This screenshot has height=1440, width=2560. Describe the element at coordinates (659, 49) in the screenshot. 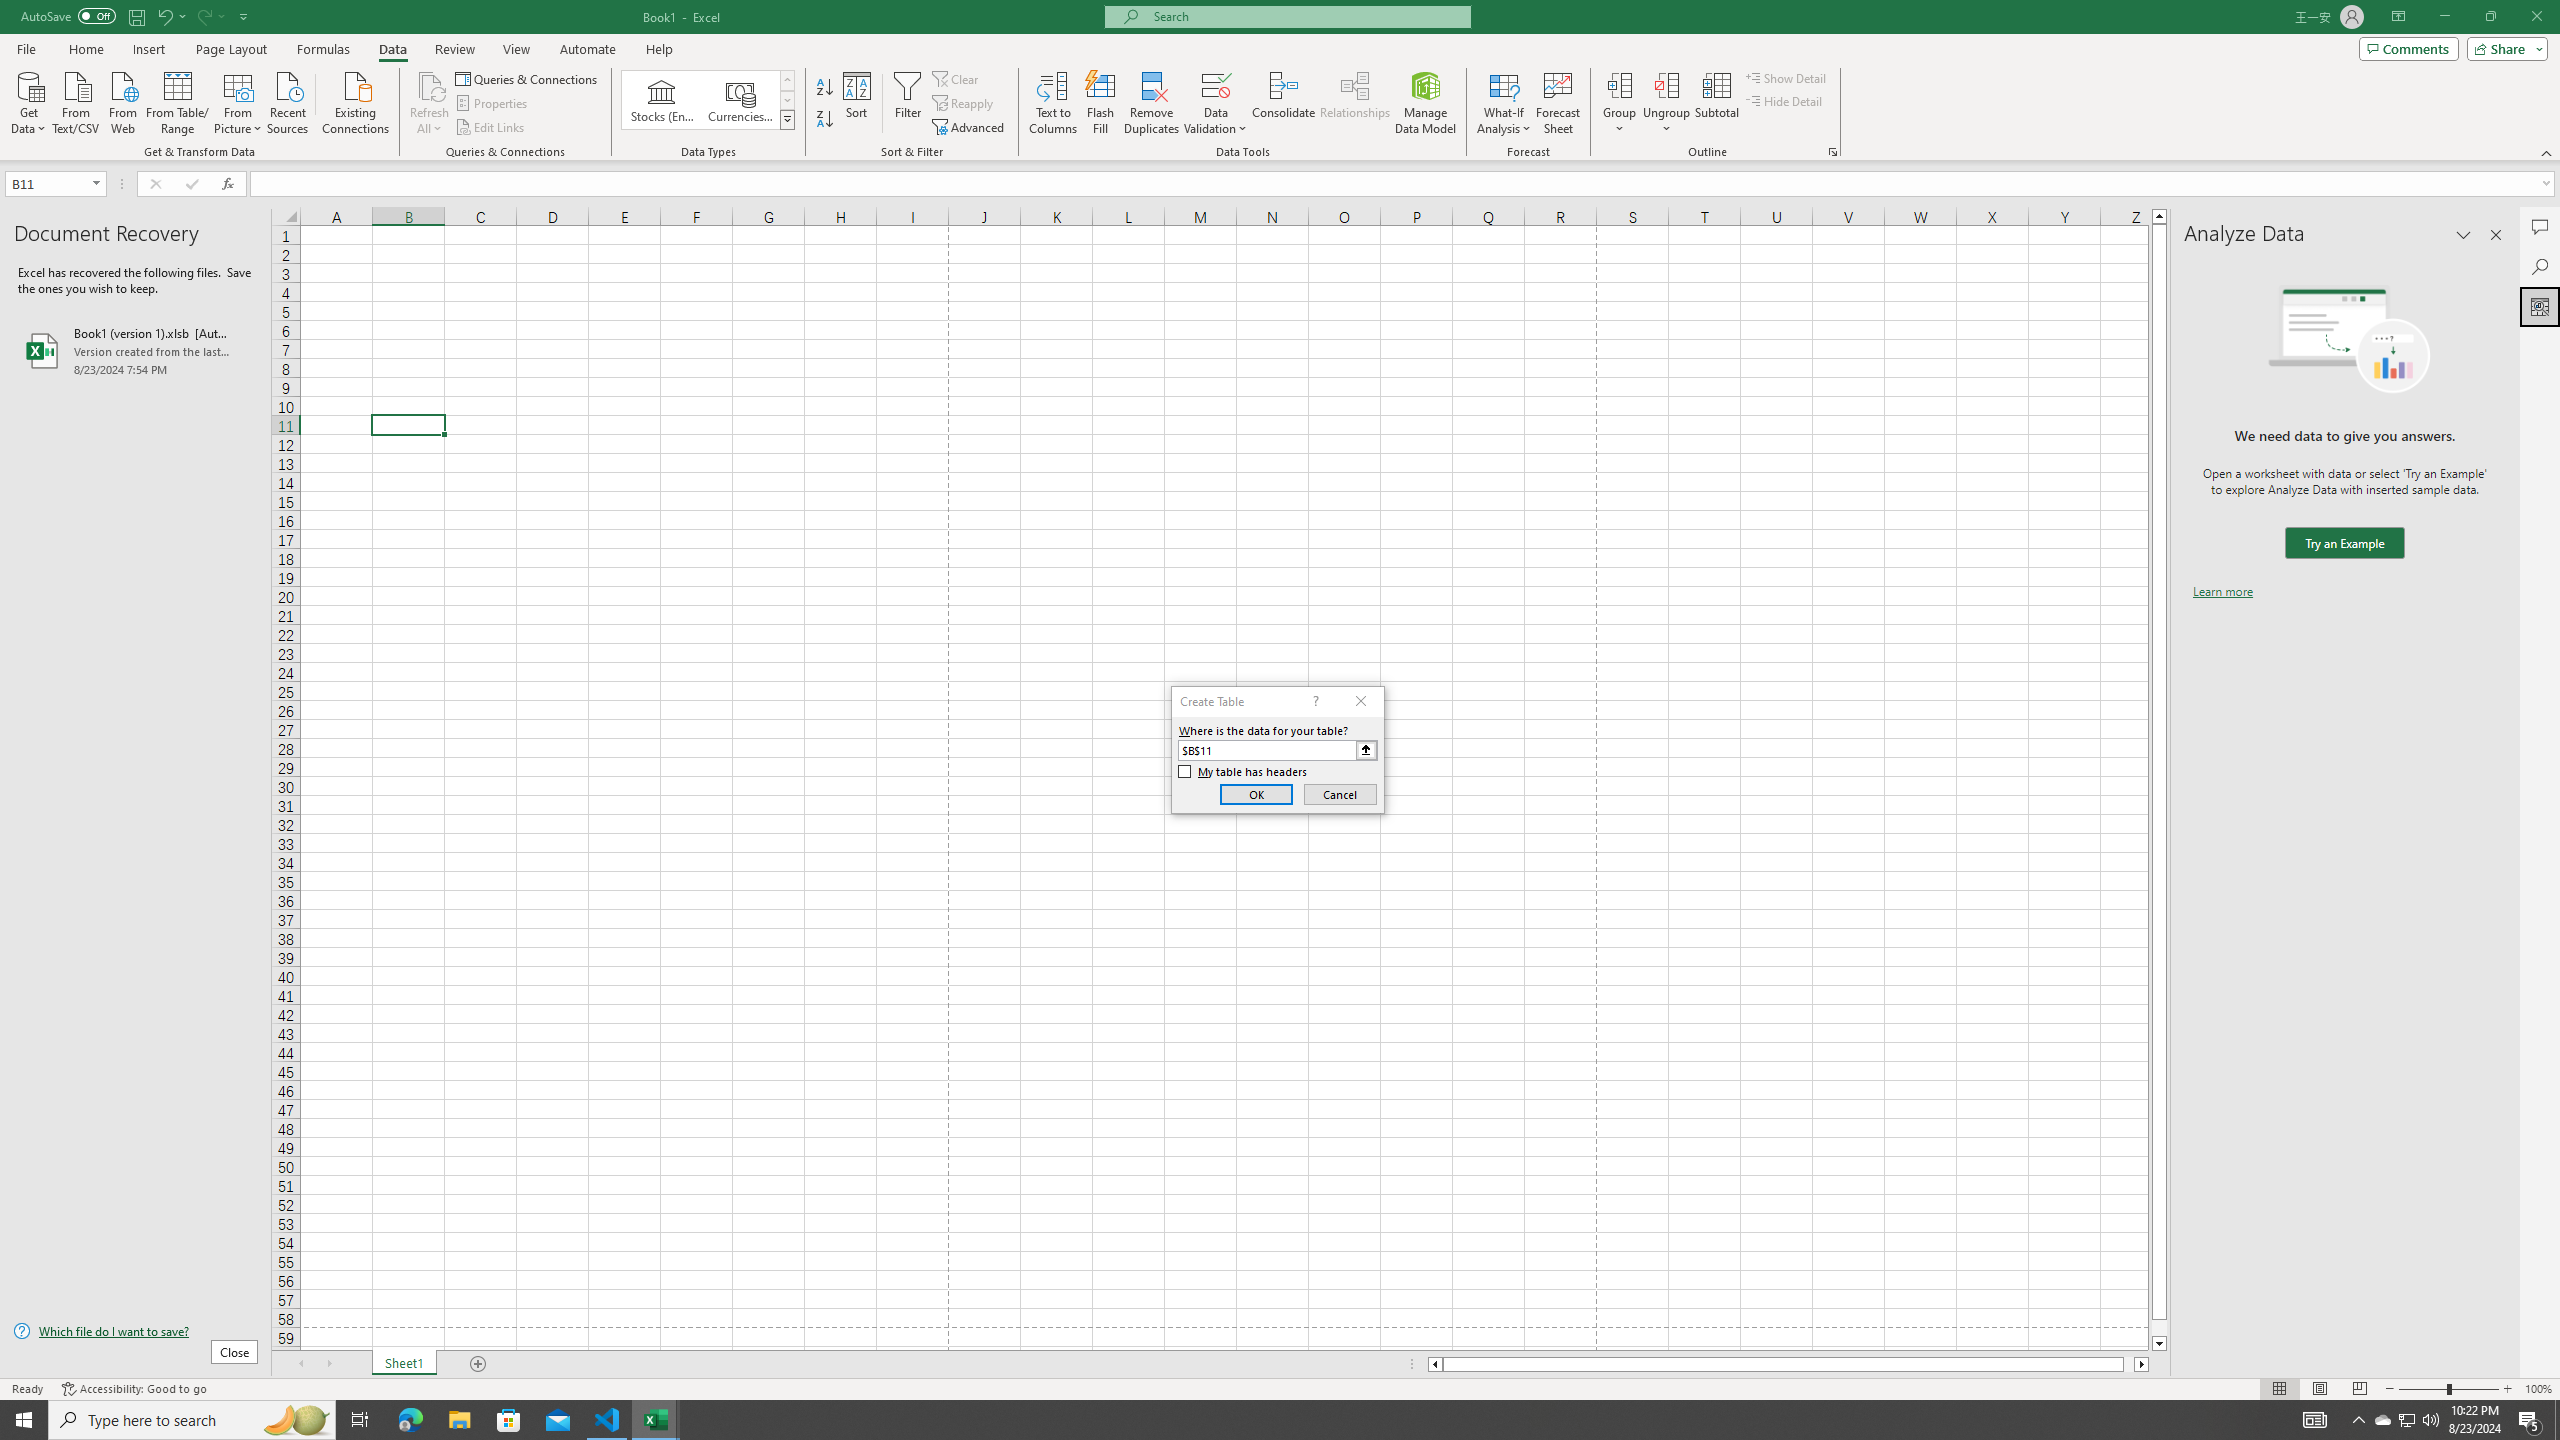

I see `'Help'` at that location.